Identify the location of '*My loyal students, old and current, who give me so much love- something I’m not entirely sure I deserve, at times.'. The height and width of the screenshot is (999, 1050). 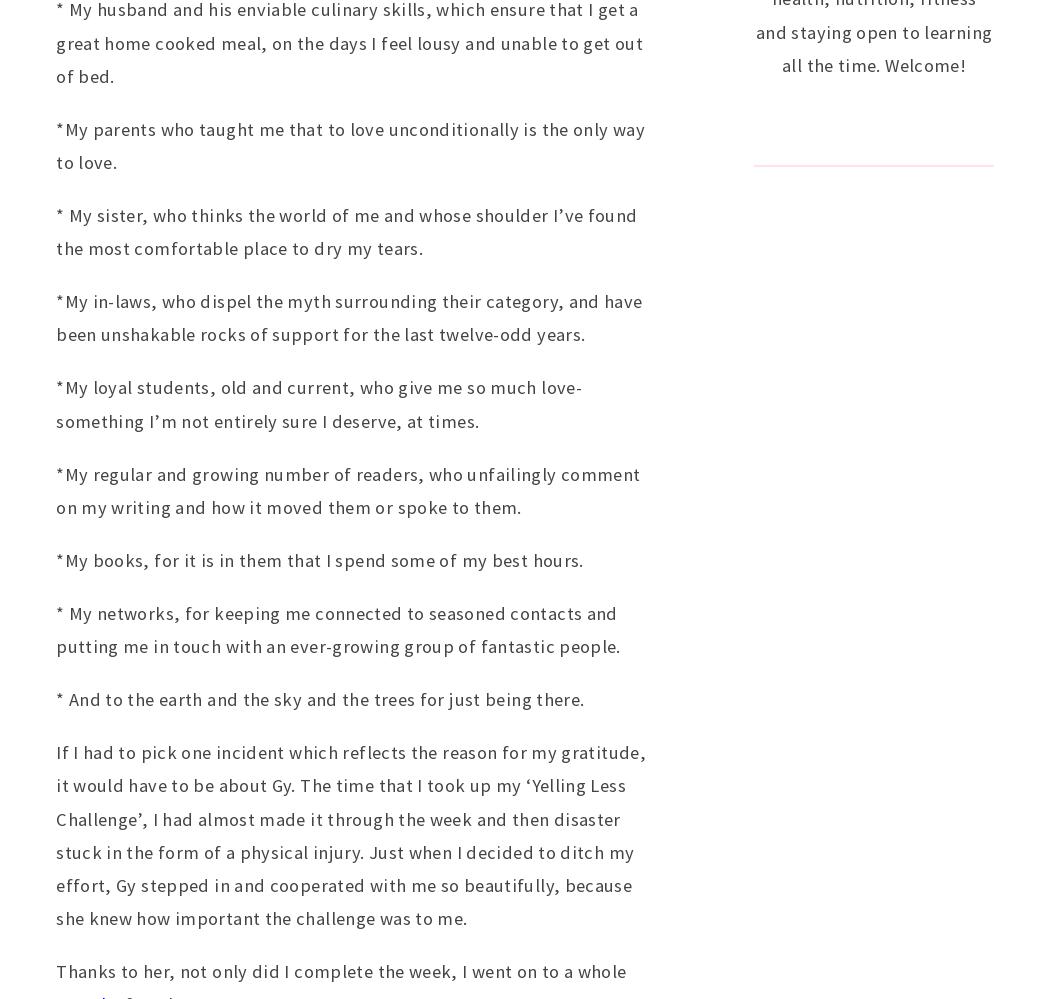
(318, 402).